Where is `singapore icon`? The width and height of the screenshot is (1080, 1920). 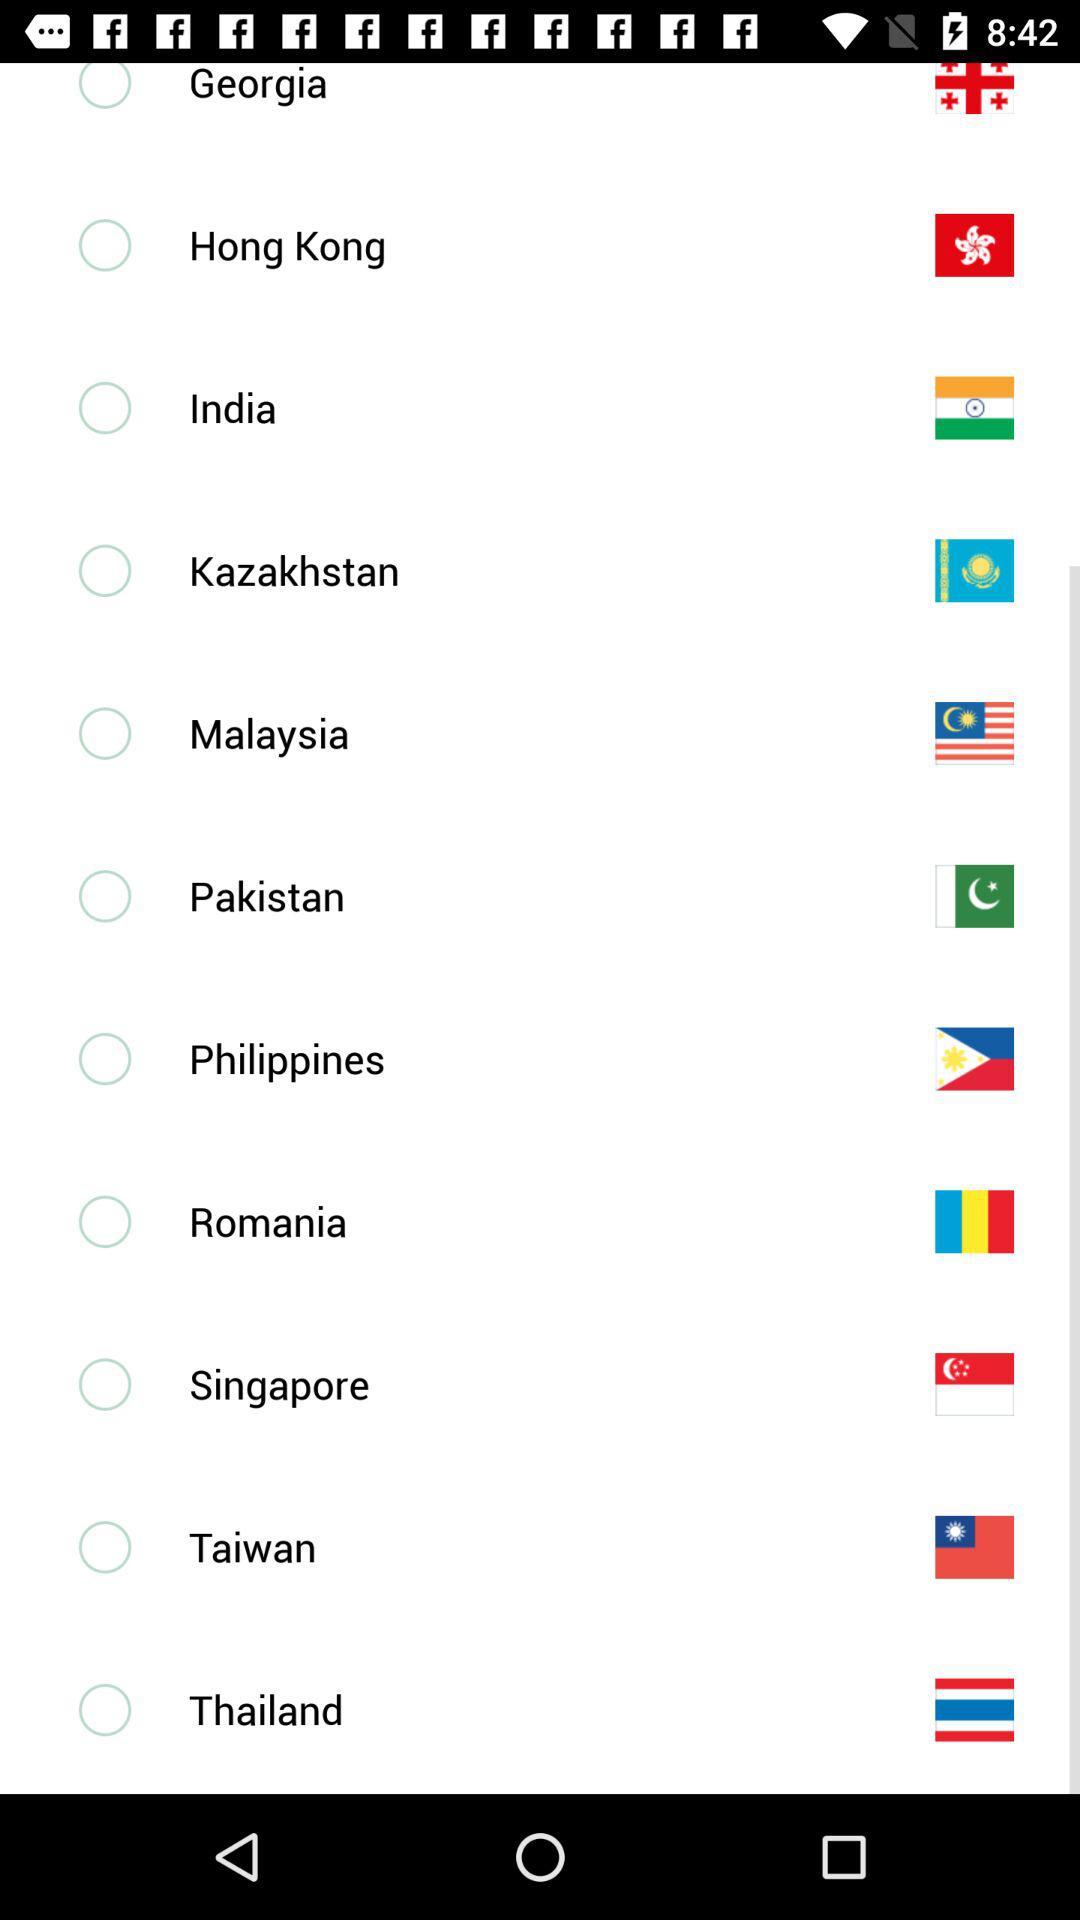 singapore icon is located at coordinates (528, 1383).